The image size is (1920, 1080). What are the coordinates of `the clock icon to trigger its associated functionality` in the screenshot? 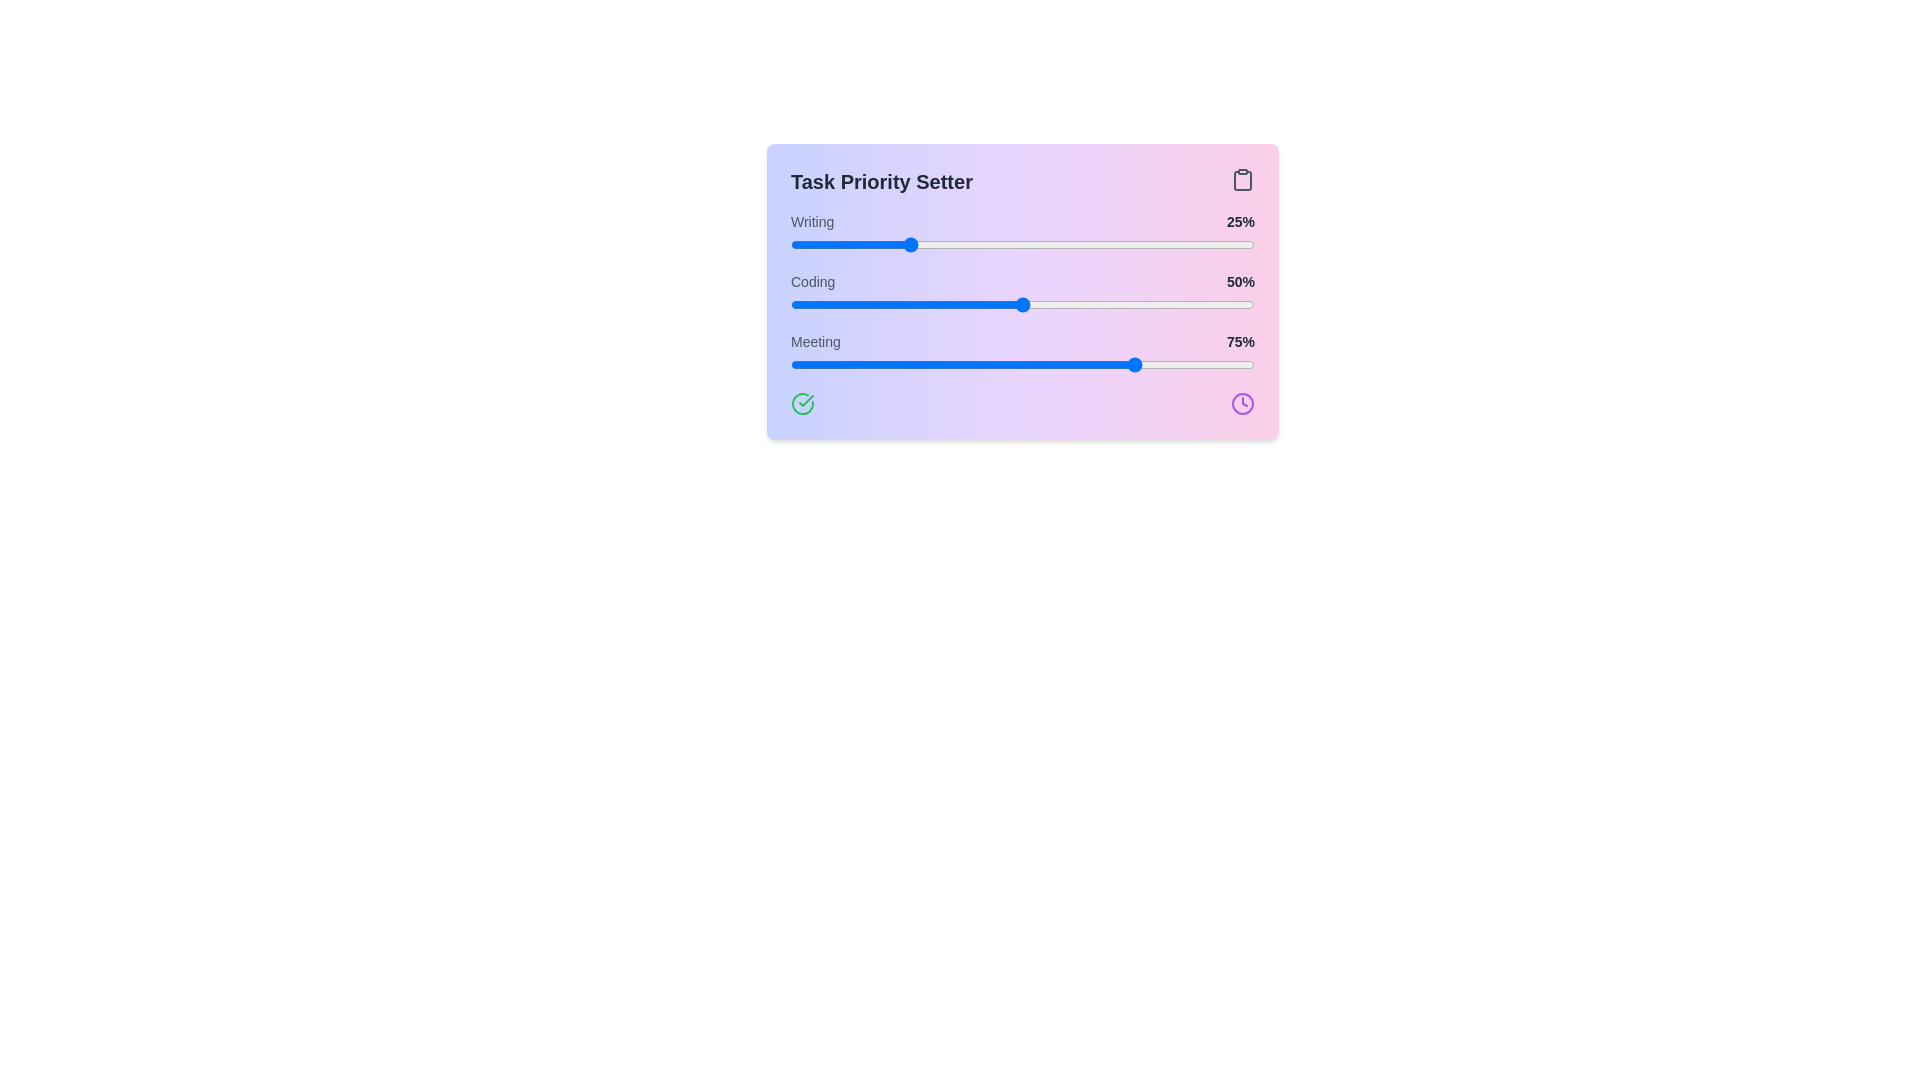 It's located at (1242, 404).